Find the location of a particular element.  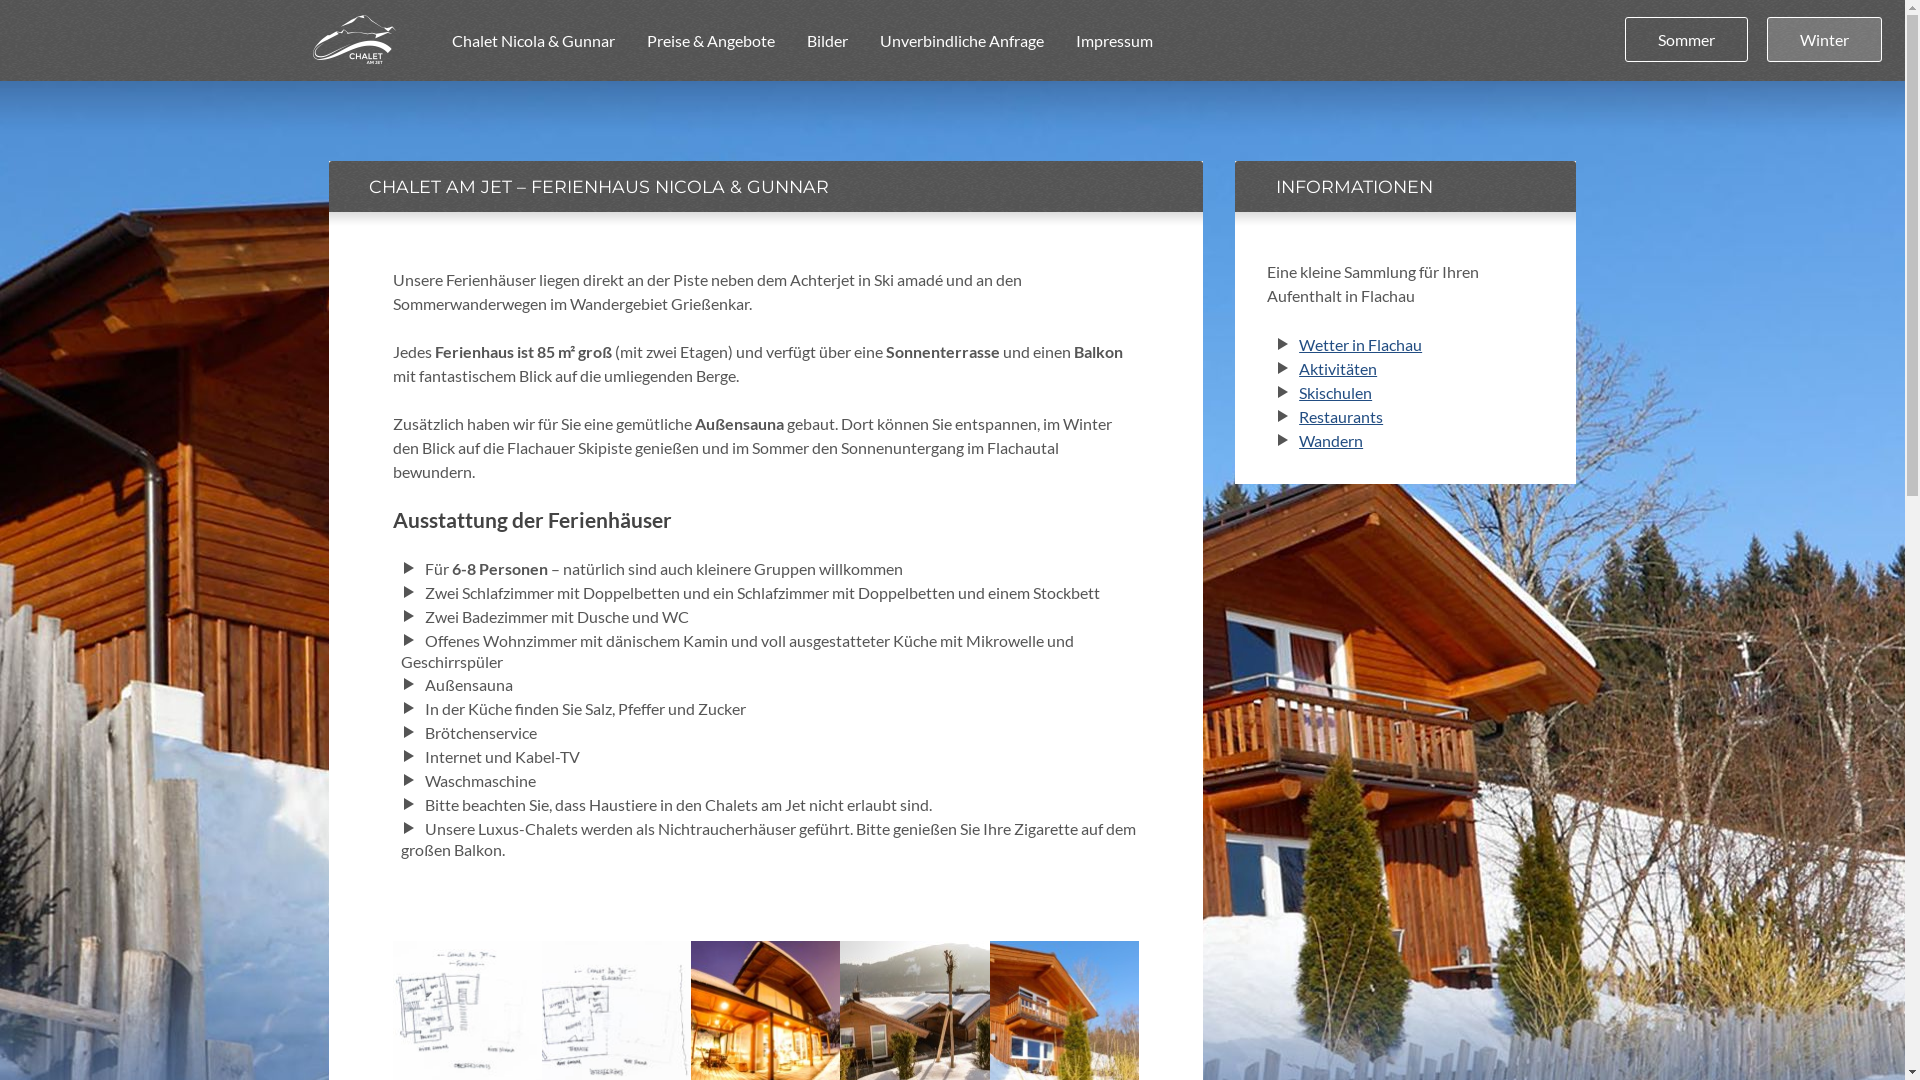

'Wandern' is located at coordinates (1330, 439).